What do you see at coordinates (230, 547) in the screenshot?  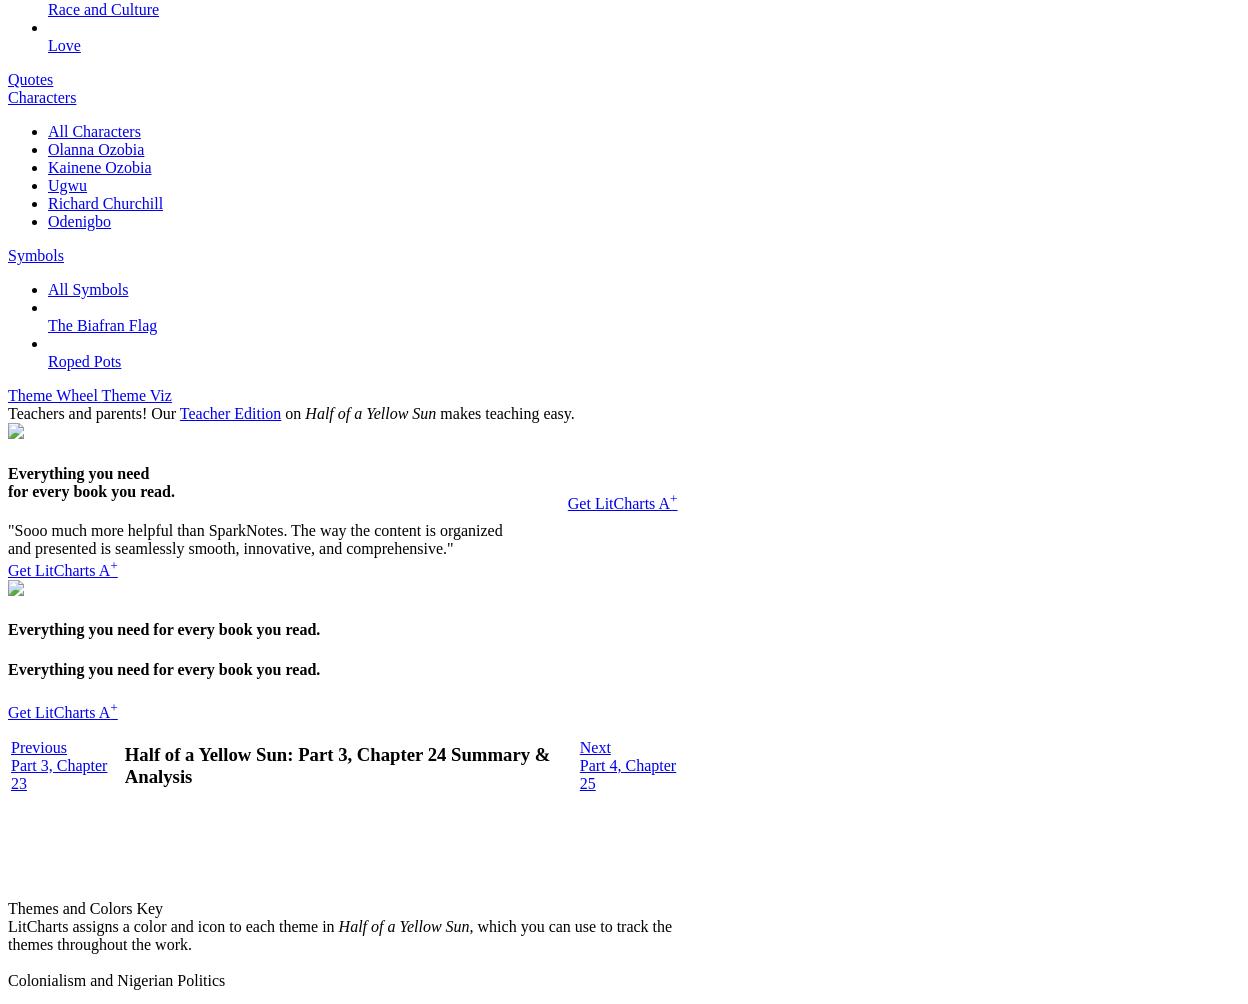 I see `'and presented is seamlessly smooth, innovative, and comprehensive."'` at bounding box center [230, 547].